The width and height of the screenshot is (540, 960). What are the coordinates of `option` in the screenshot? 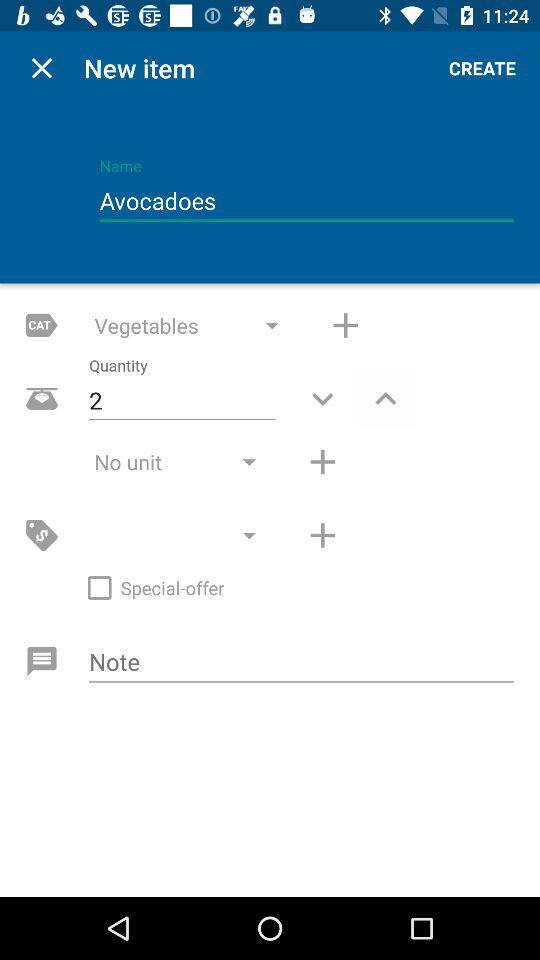 It's located at (322, 534).